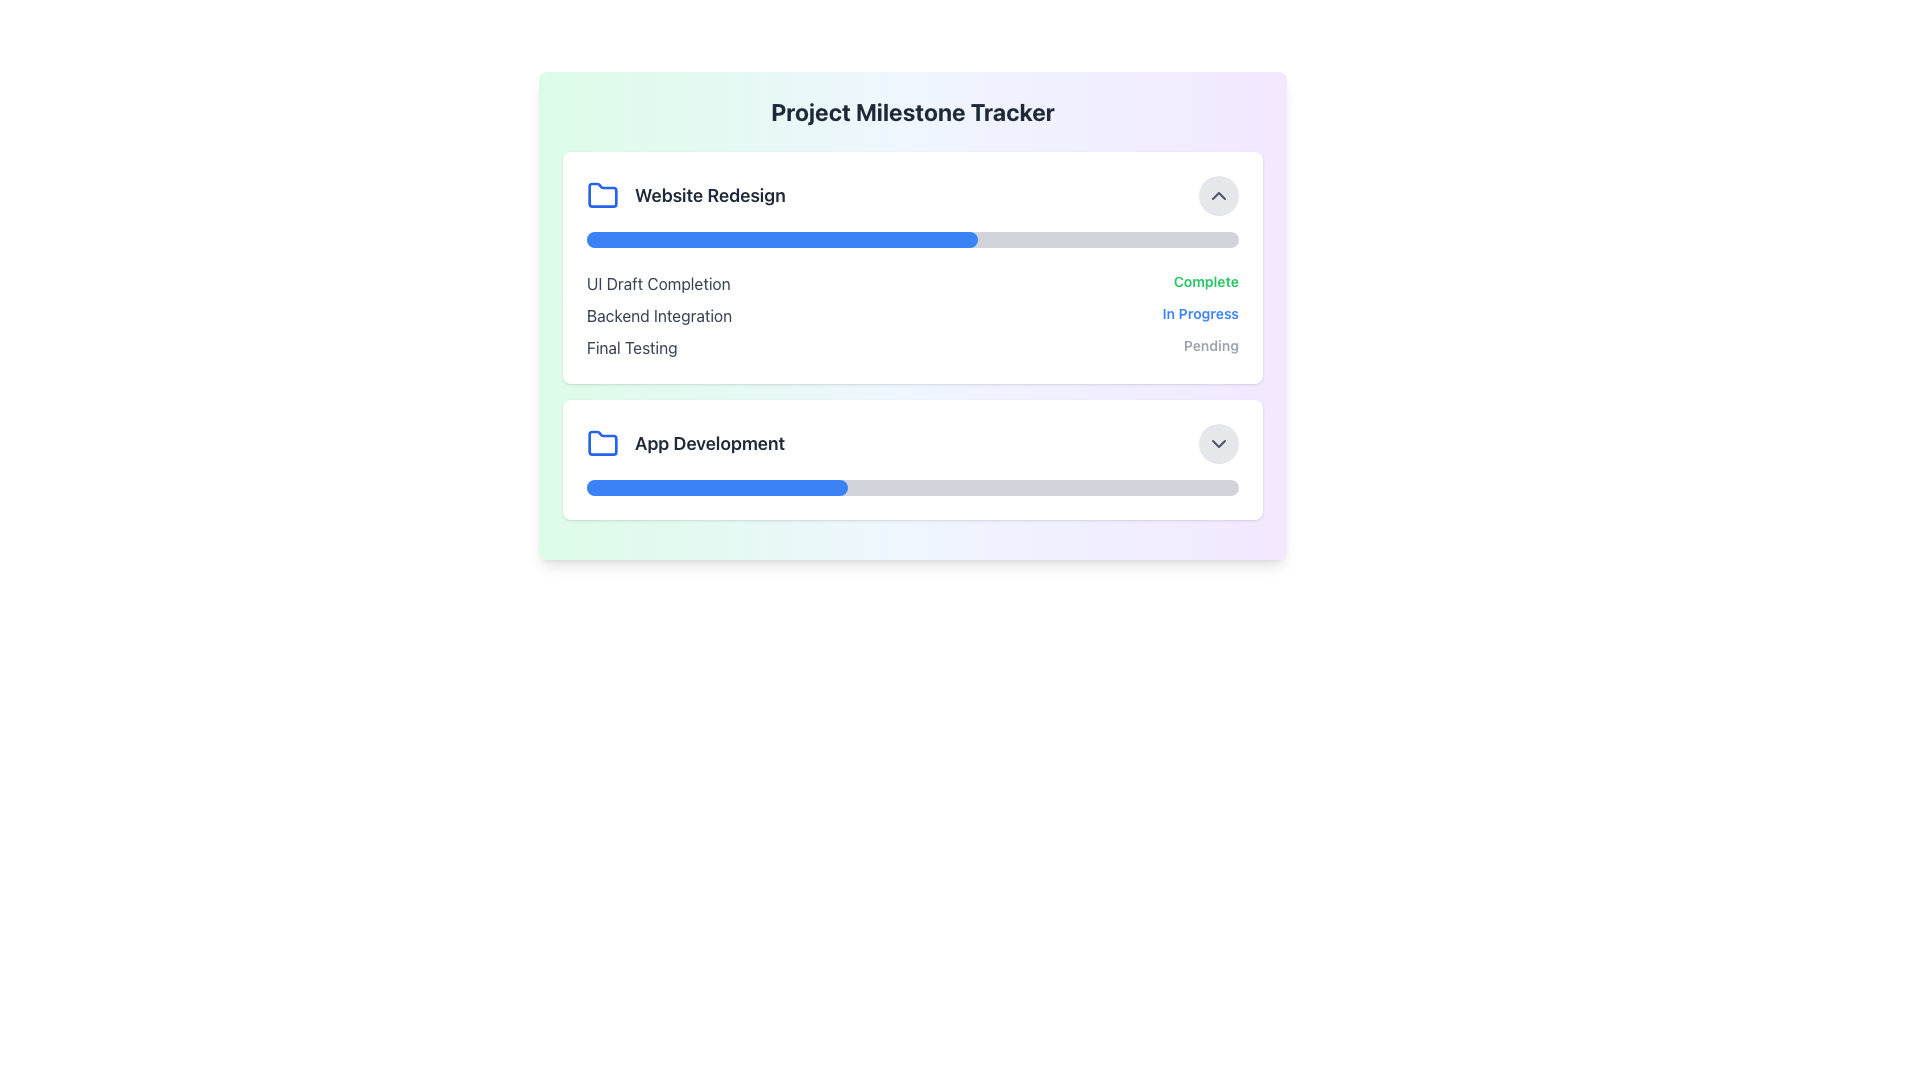 The height and width of the screenshot is (1080, 1920). Describe the element at coordinates (658, 284) in the screenshot. I see `the static text label displaying 'UI Draft Completion' that is located in the 'Website Redesign' section of the task list` at that location.